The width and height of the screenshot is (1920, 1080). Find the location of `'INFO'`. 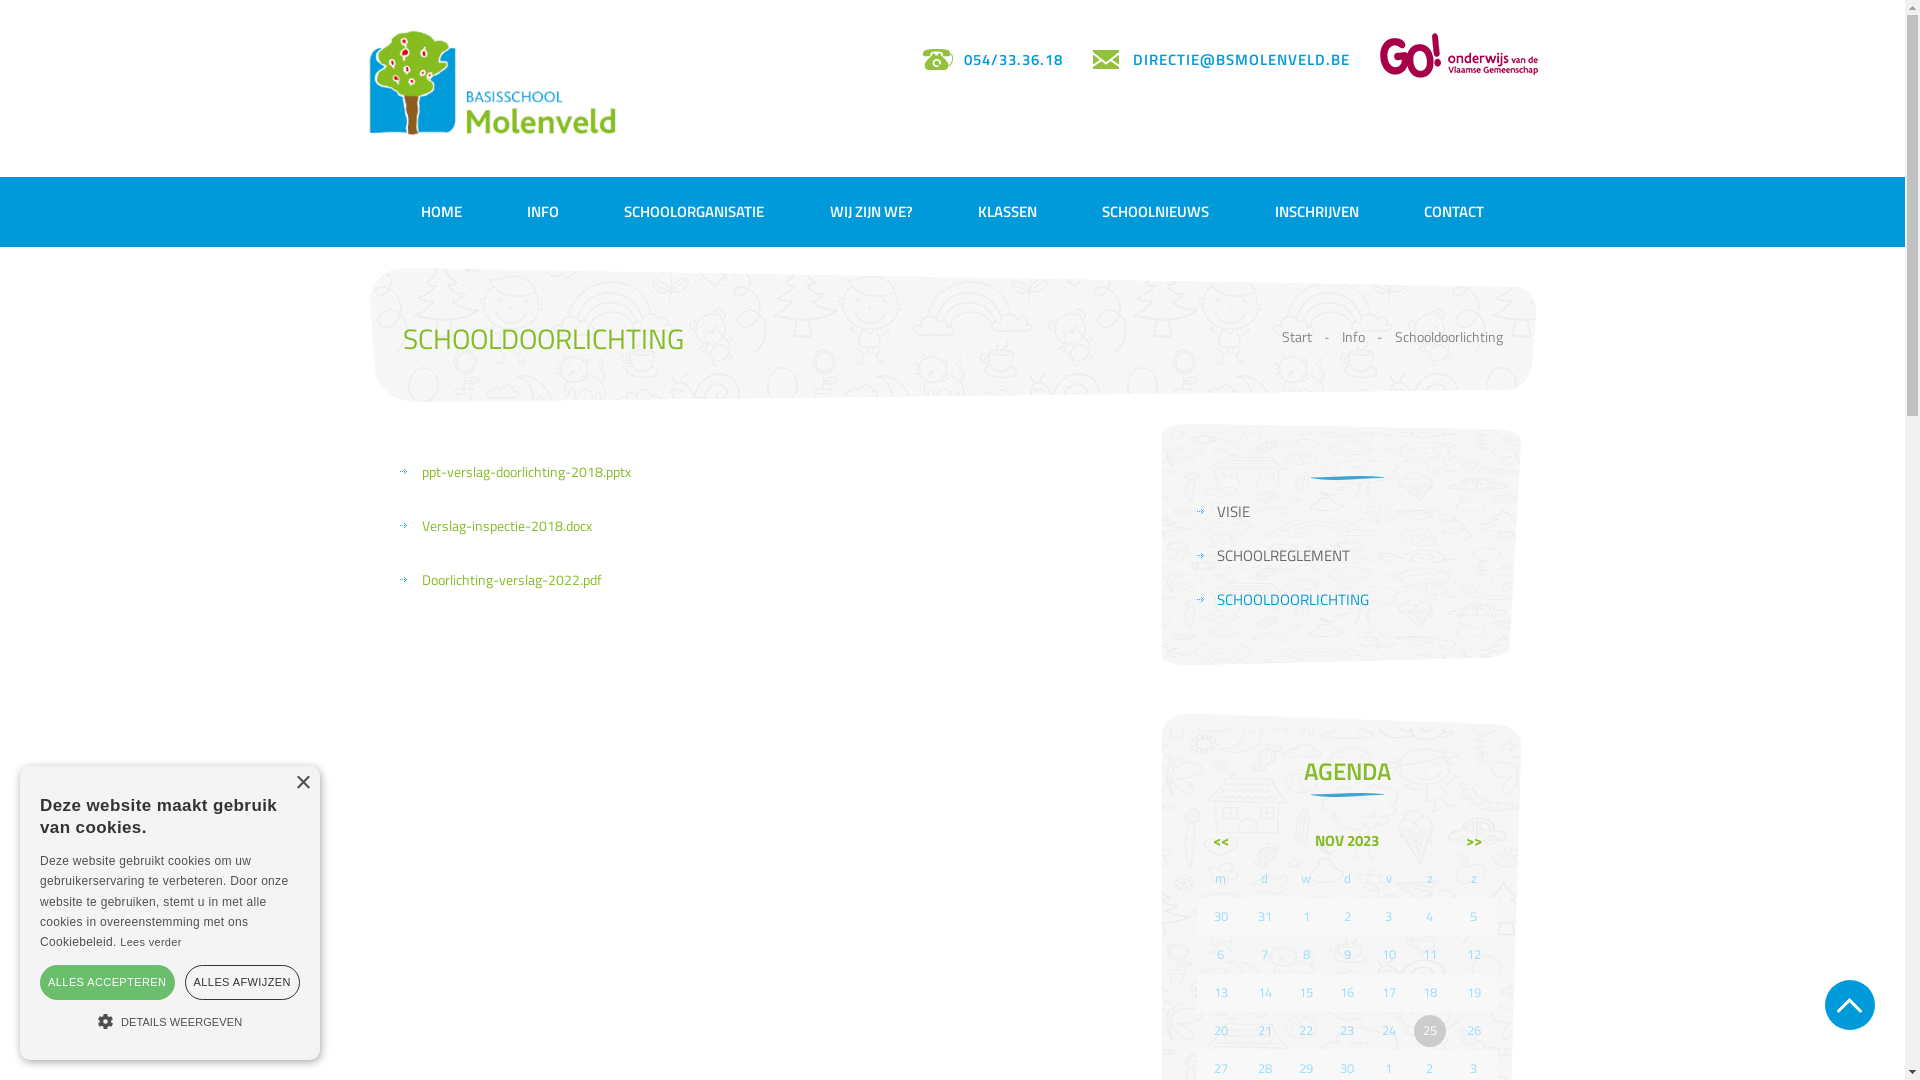

'INFO' is located at coordinates (542, 212).